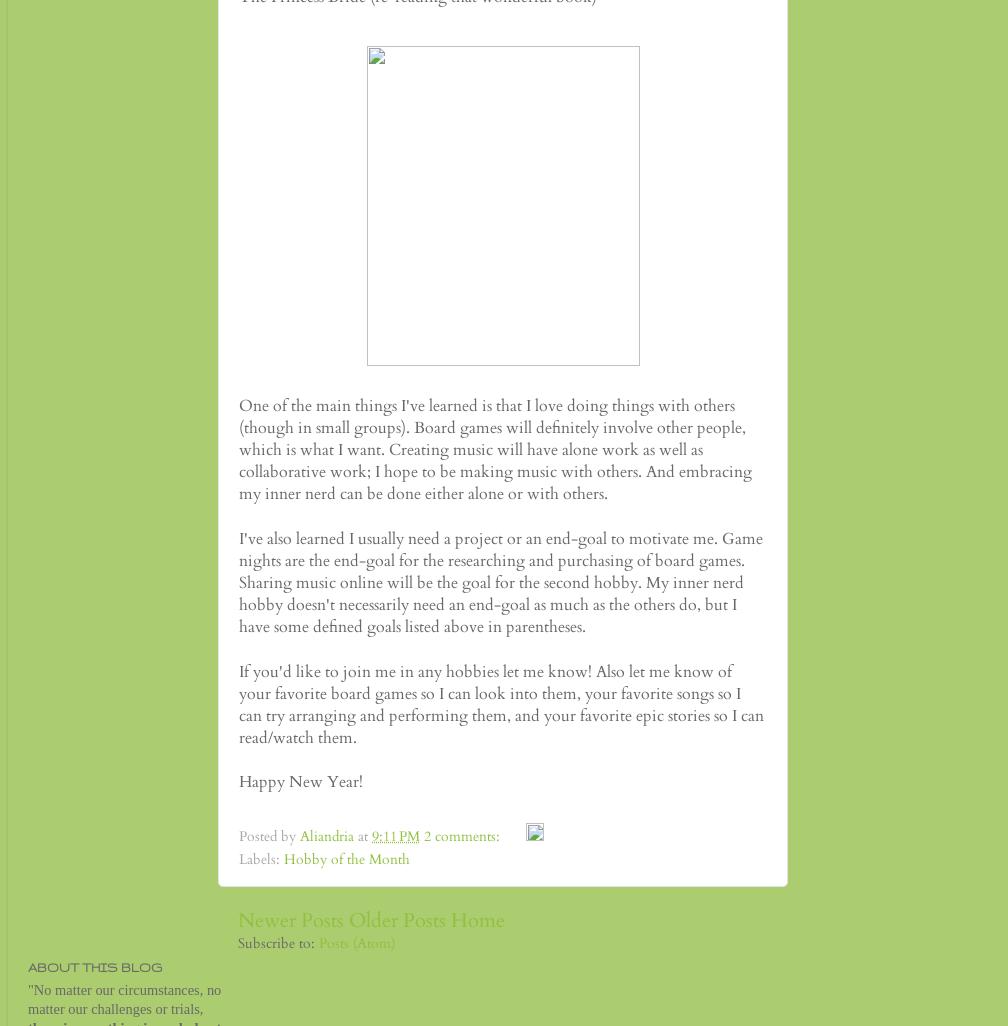 Image resolution: width=1008 pixels, height=1026 pixels. I want to click on 'If you'd like to join me in any hobbies let me know! Also let me know of your favorite board games so I can look into them, your favorite songs so I can try arranging and performing them, and your favorite epic stories so I can read/watch them.', so click(501, 703).